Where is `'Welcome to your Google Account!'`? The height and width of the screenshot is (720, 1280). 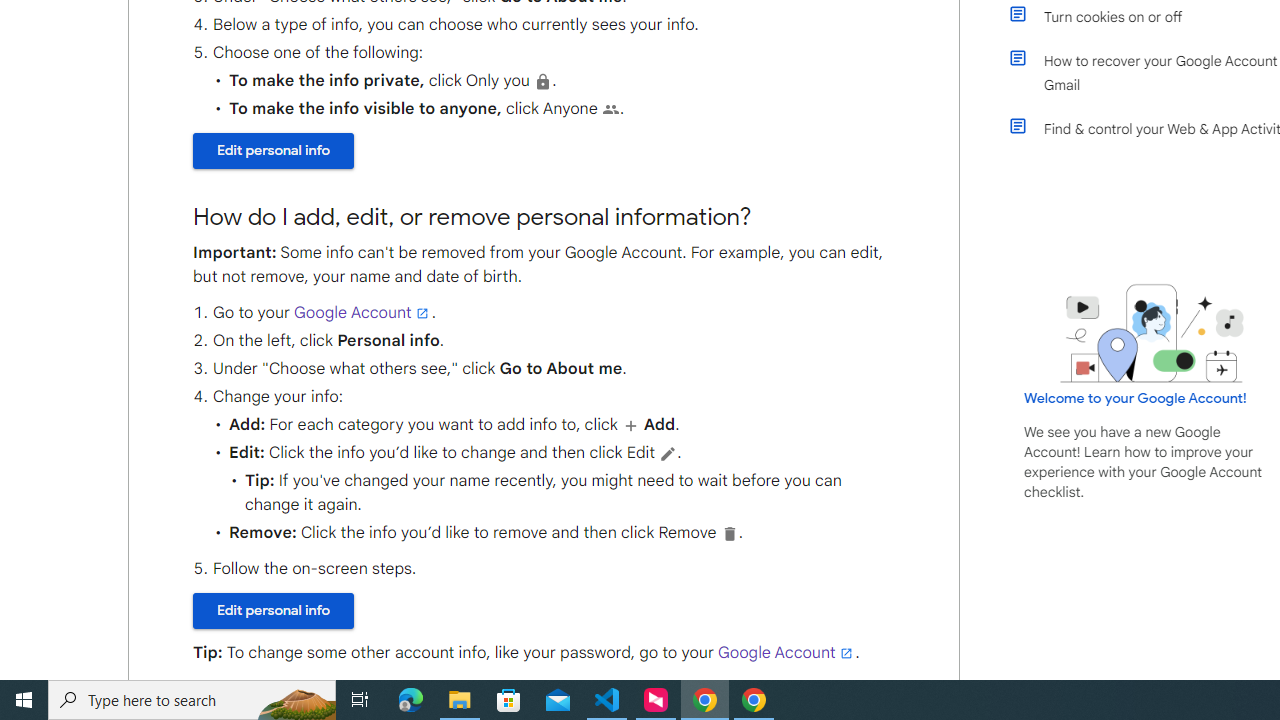 'Welcome to your Google Account!' is located at coordinates (1135, 397).